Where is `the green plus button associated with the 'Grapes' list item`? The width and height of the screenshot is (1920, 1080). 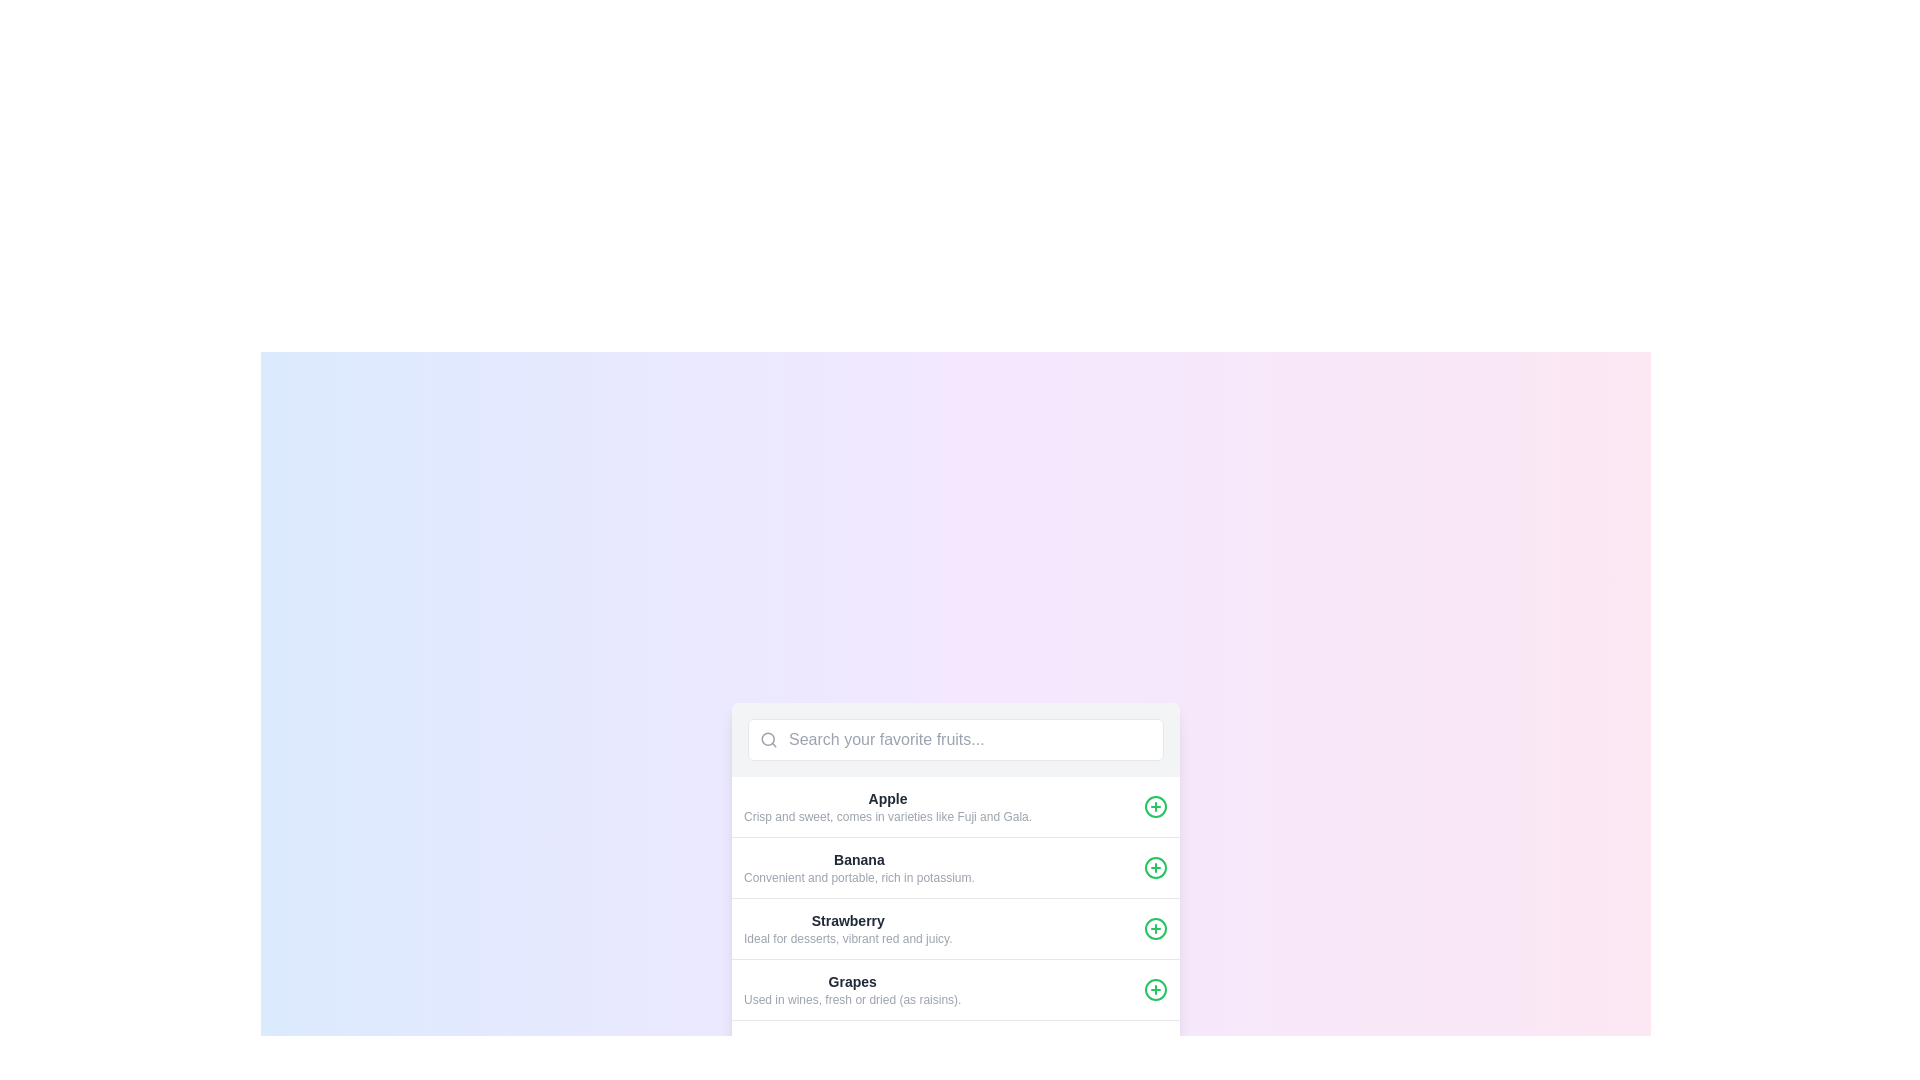
the green plus button associated with the 'Grapes' list item is located at coordinates (954, 987).